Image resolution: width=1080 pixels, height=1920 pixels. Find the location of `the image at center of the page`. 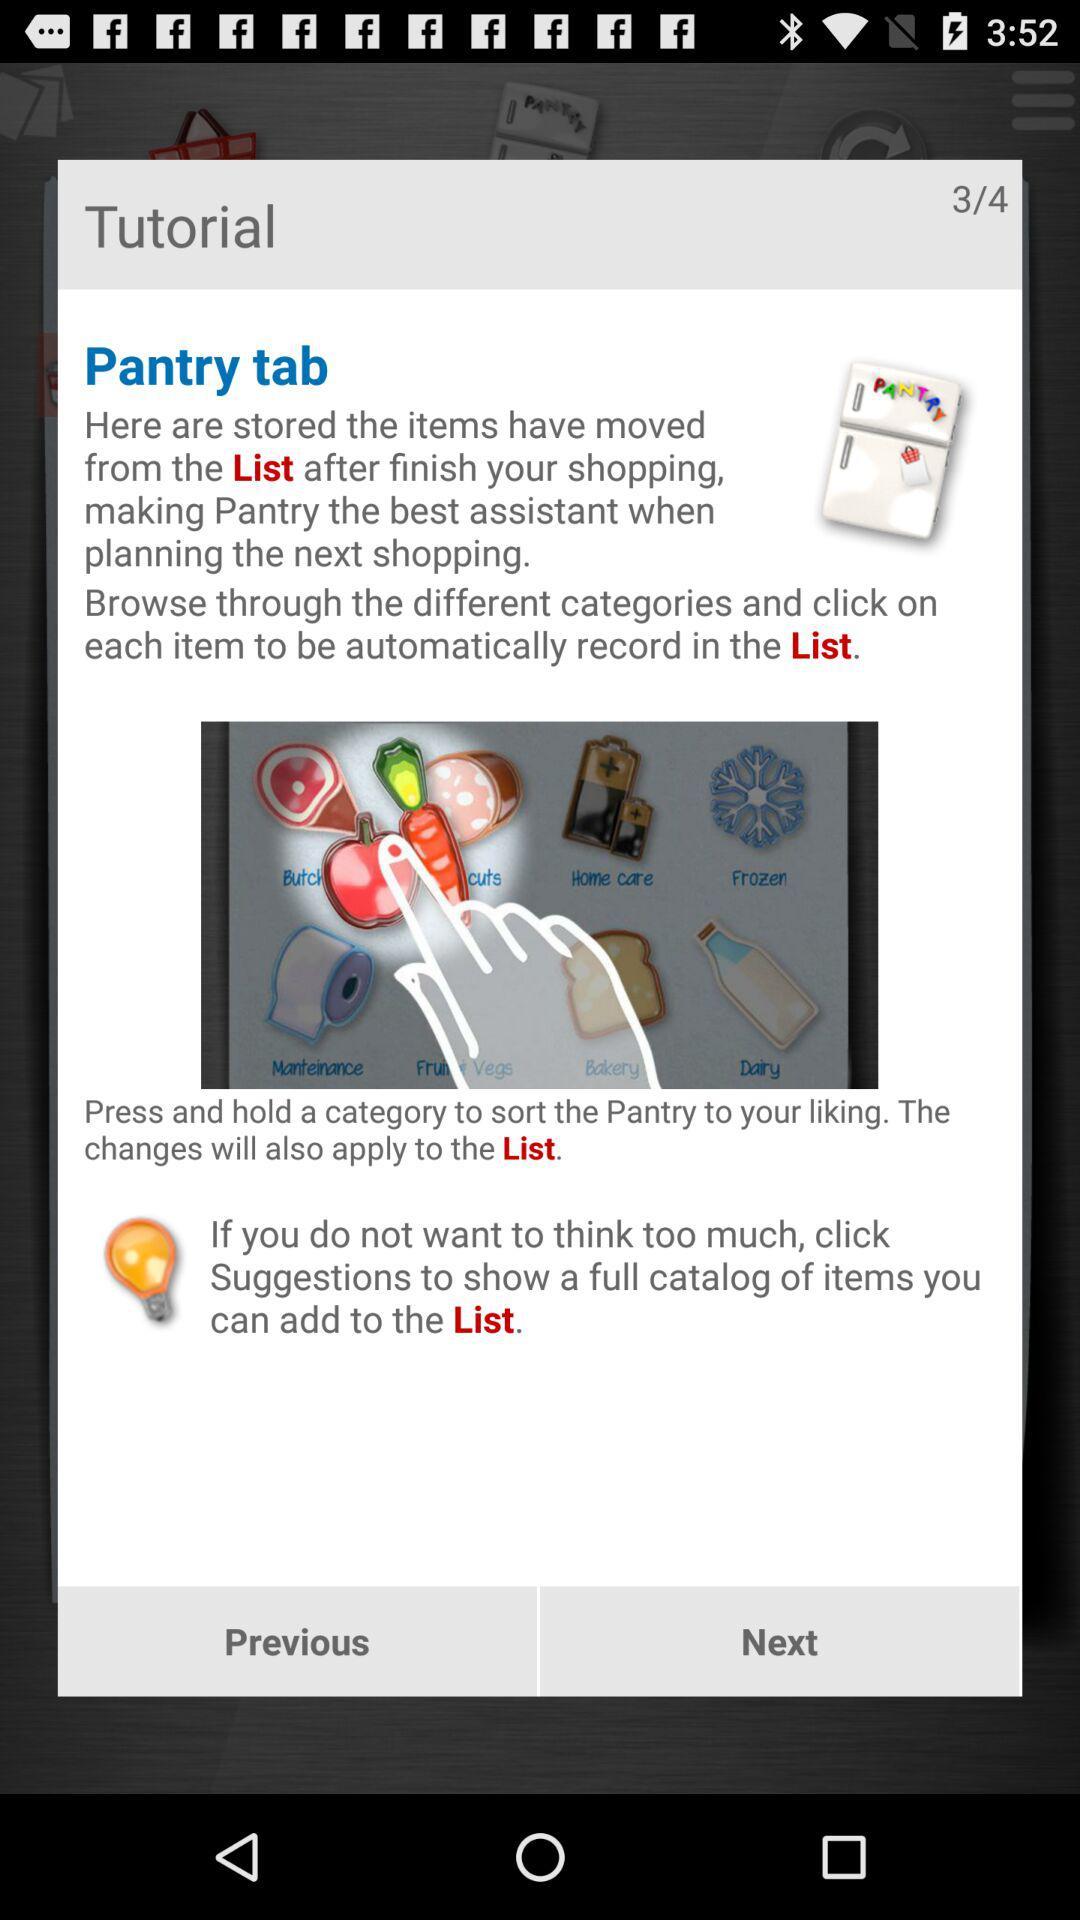

the image at center of the page is located at coordinates (538, 904).